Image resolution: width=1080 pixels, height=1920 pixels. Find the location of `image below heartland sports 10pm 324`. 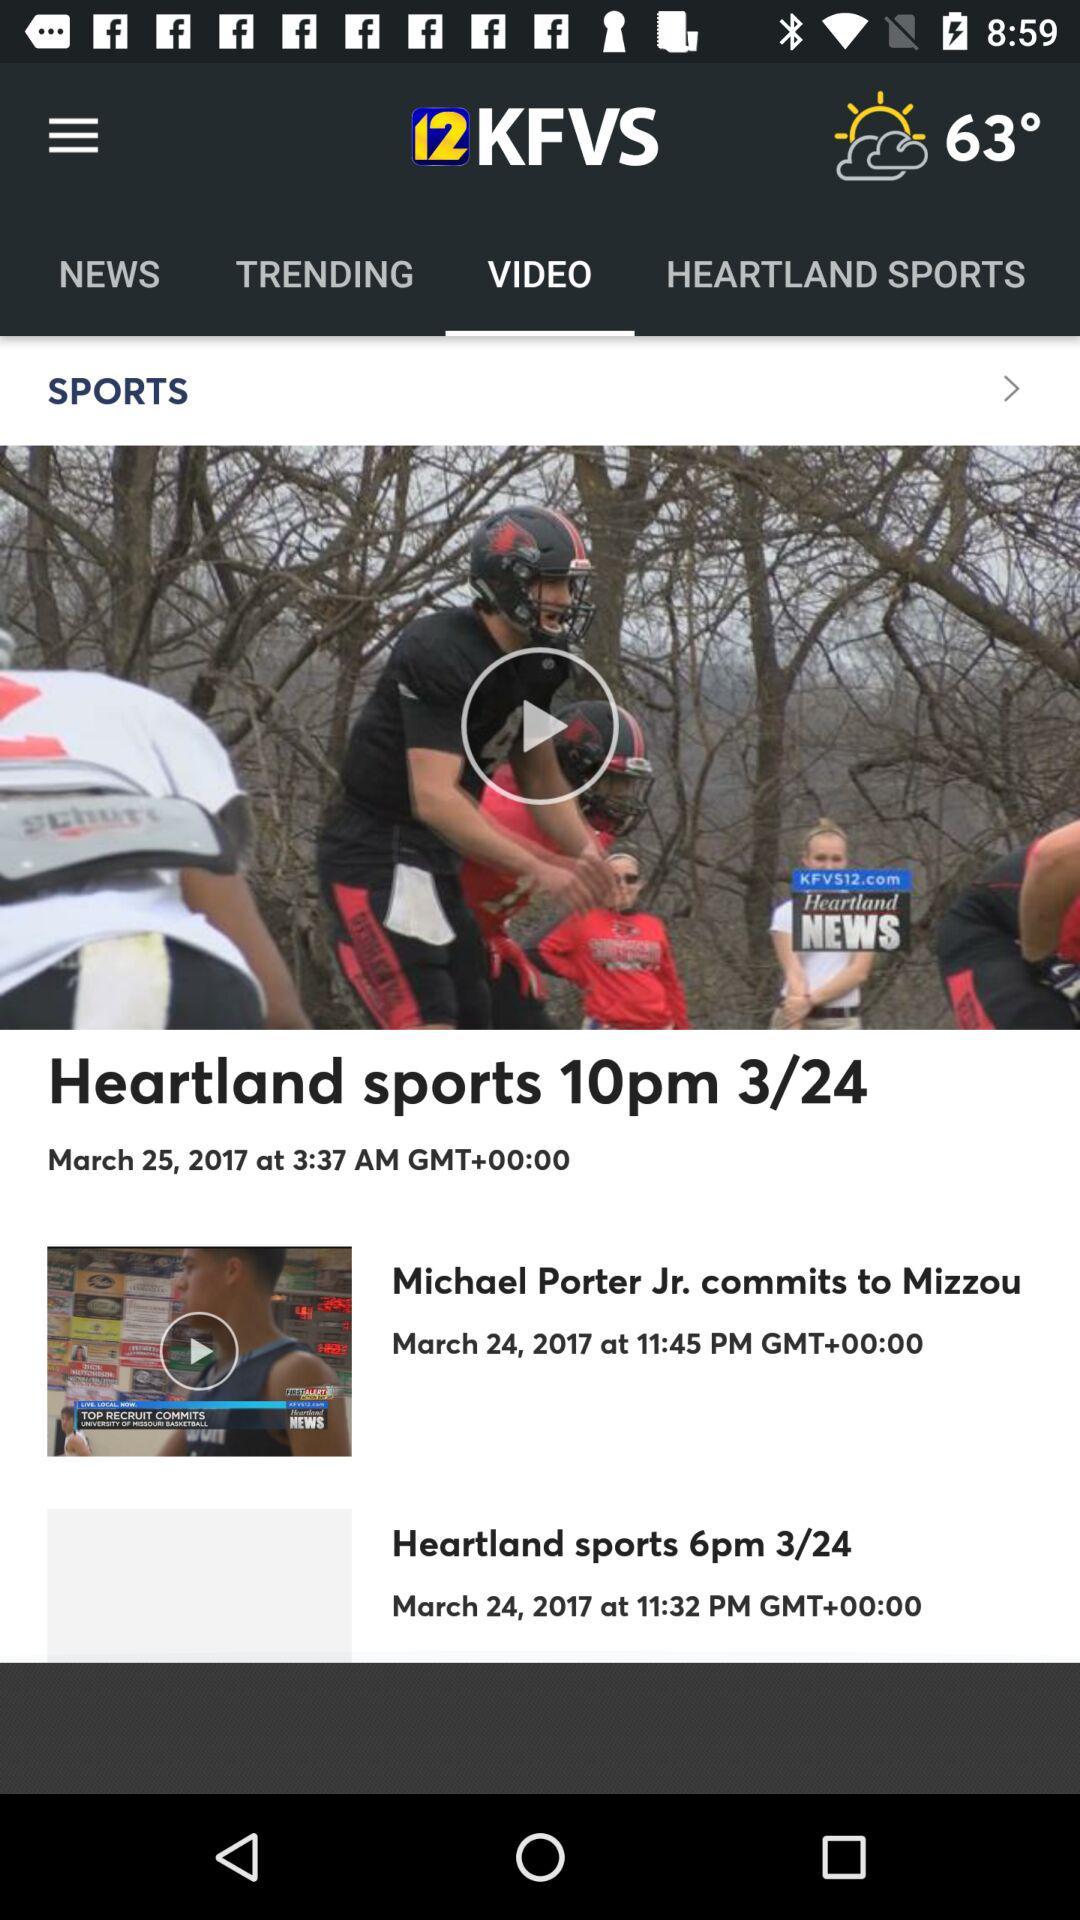

image below heartland sports 10pm 324 is located at coordinates (199, 1352).